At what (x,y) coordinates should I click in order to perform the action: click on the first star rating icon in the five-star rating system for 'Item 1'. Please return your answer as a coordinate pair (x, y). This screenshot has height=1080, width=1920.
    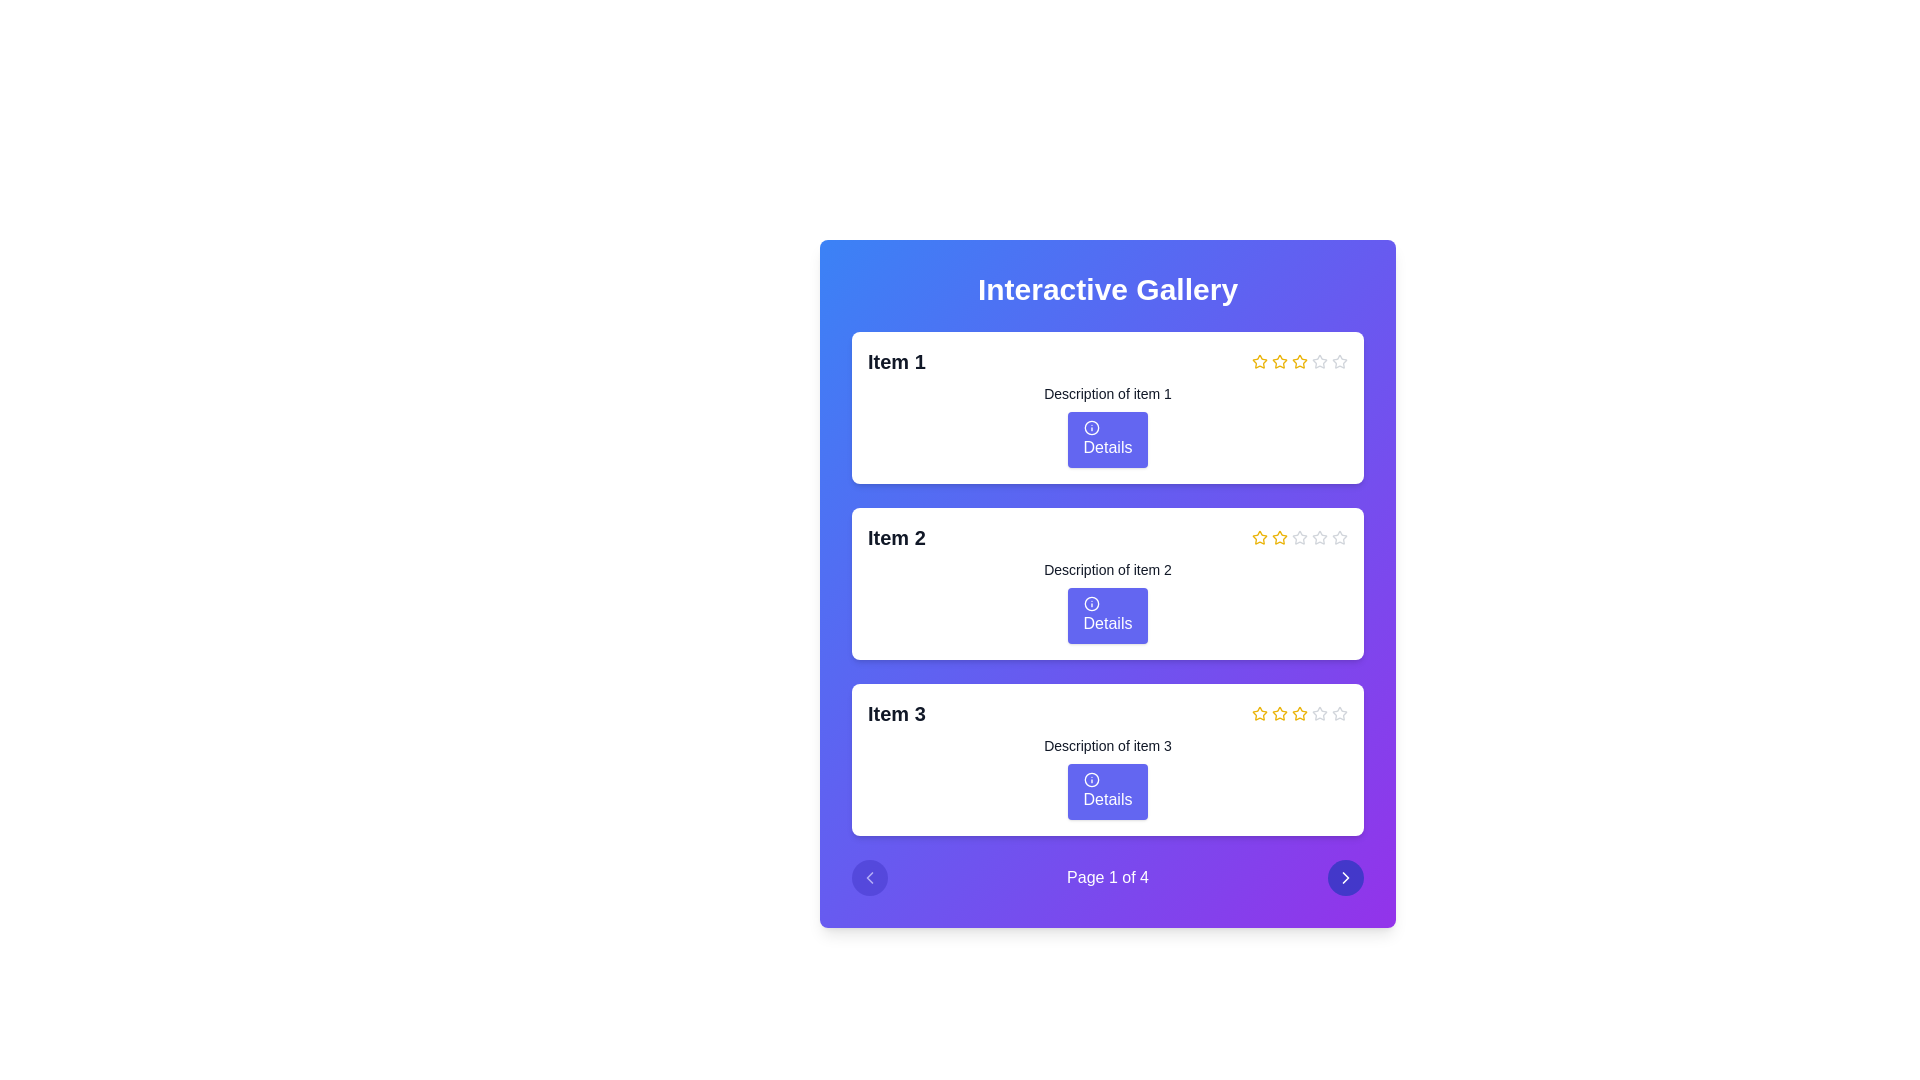
    Looking at the image, I should click on (1258, 361).